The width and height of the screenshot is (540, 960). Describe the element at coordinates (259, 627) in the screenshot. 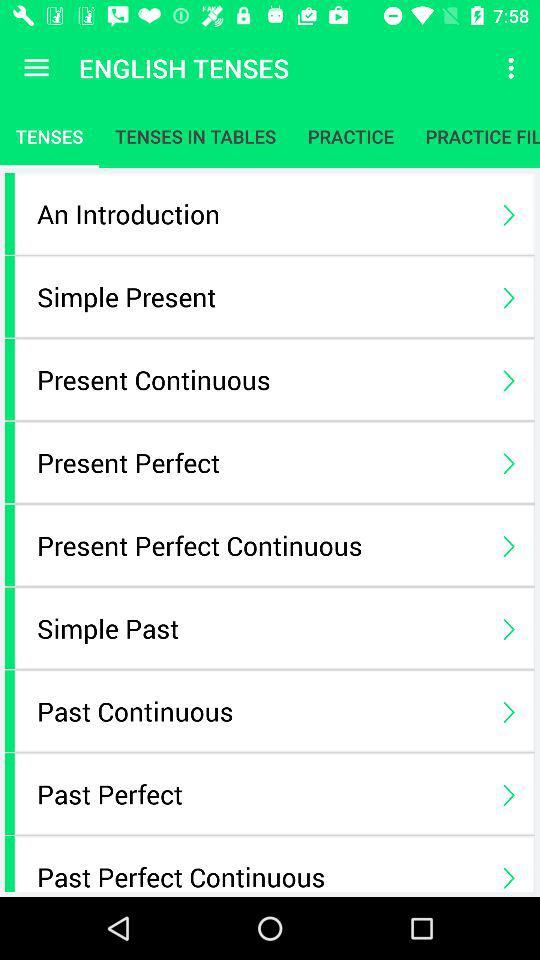

I see `the item below the present perfect continuous icon` at that location.